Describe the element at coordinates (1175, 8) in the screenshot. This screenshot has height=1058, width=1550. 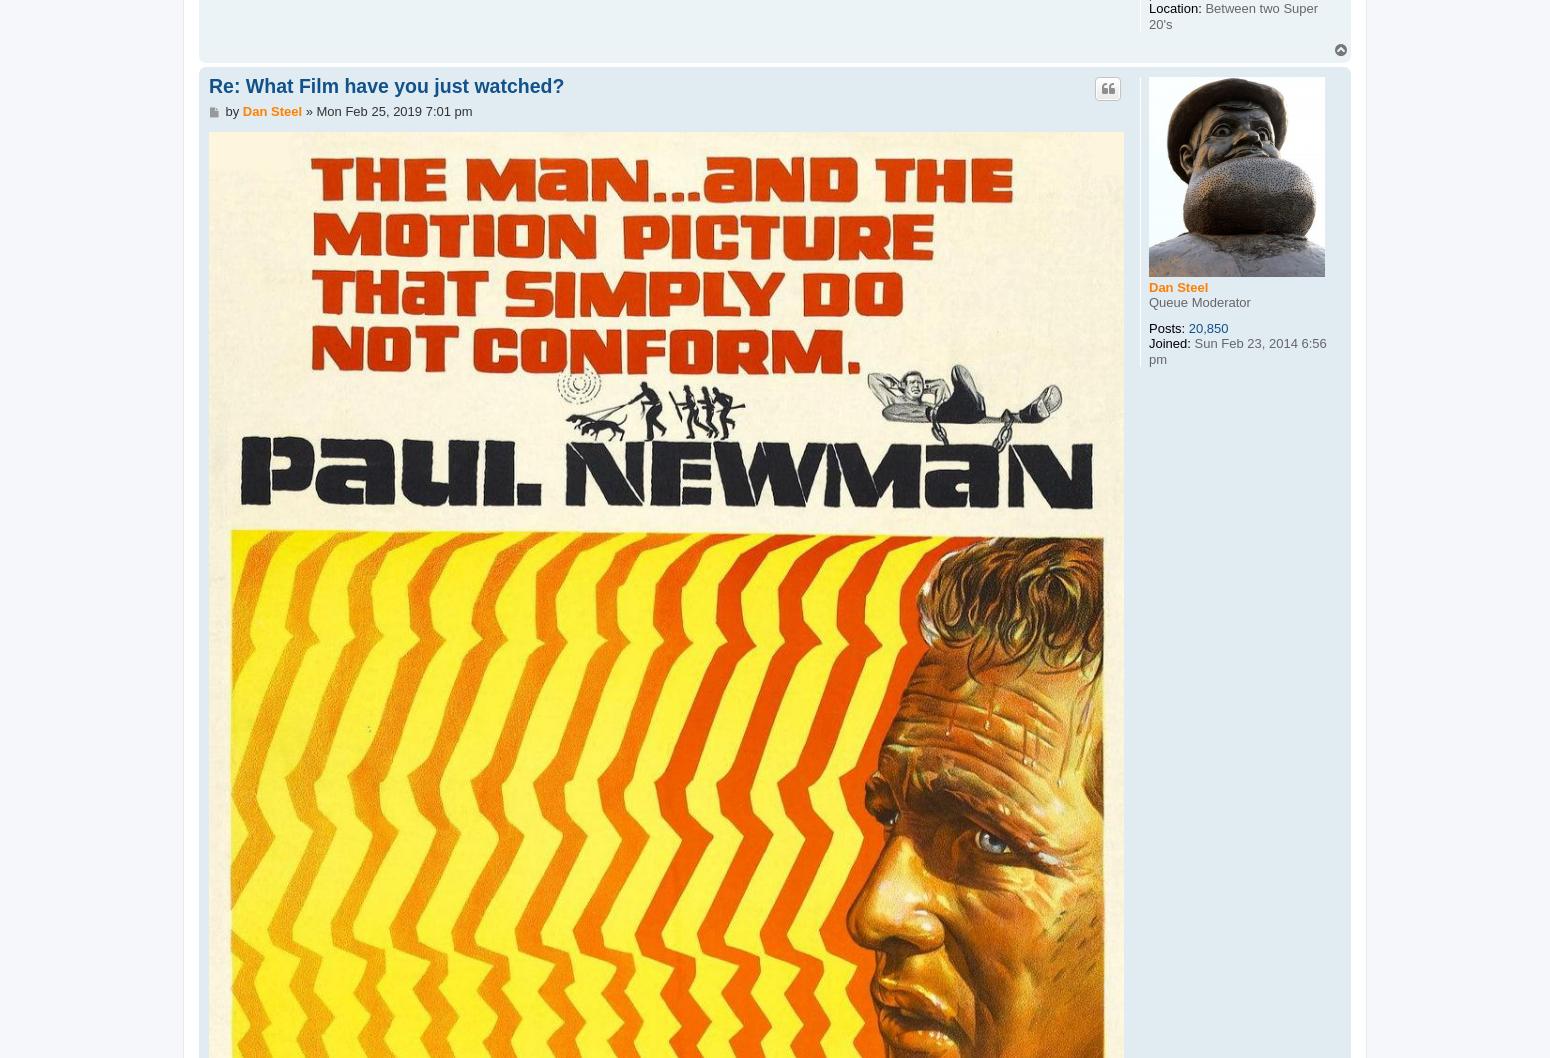
I see `'Location:'` at that location.